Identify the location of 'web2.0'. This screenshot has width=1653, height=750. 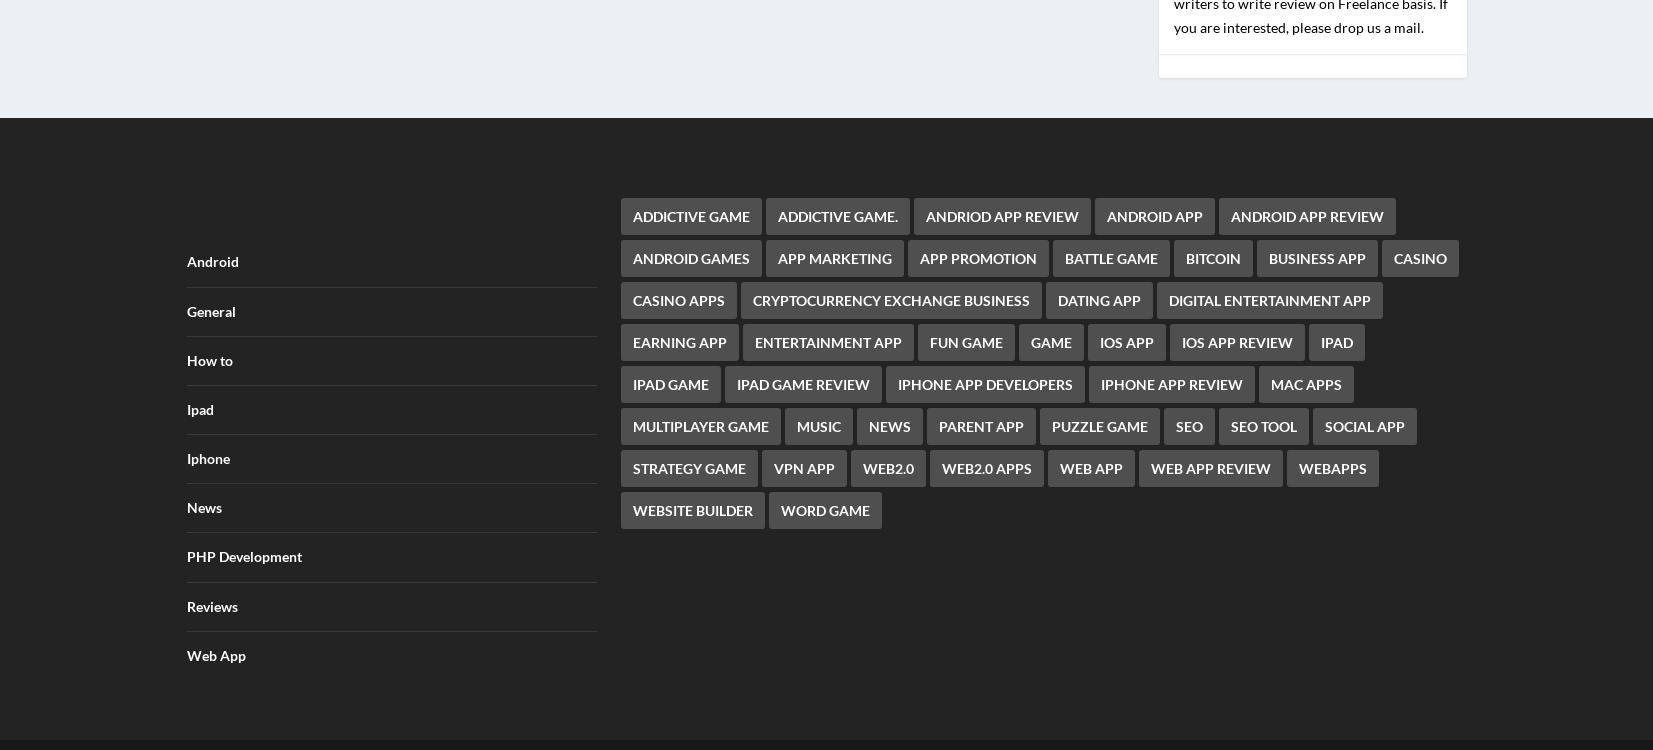
(863, 454).